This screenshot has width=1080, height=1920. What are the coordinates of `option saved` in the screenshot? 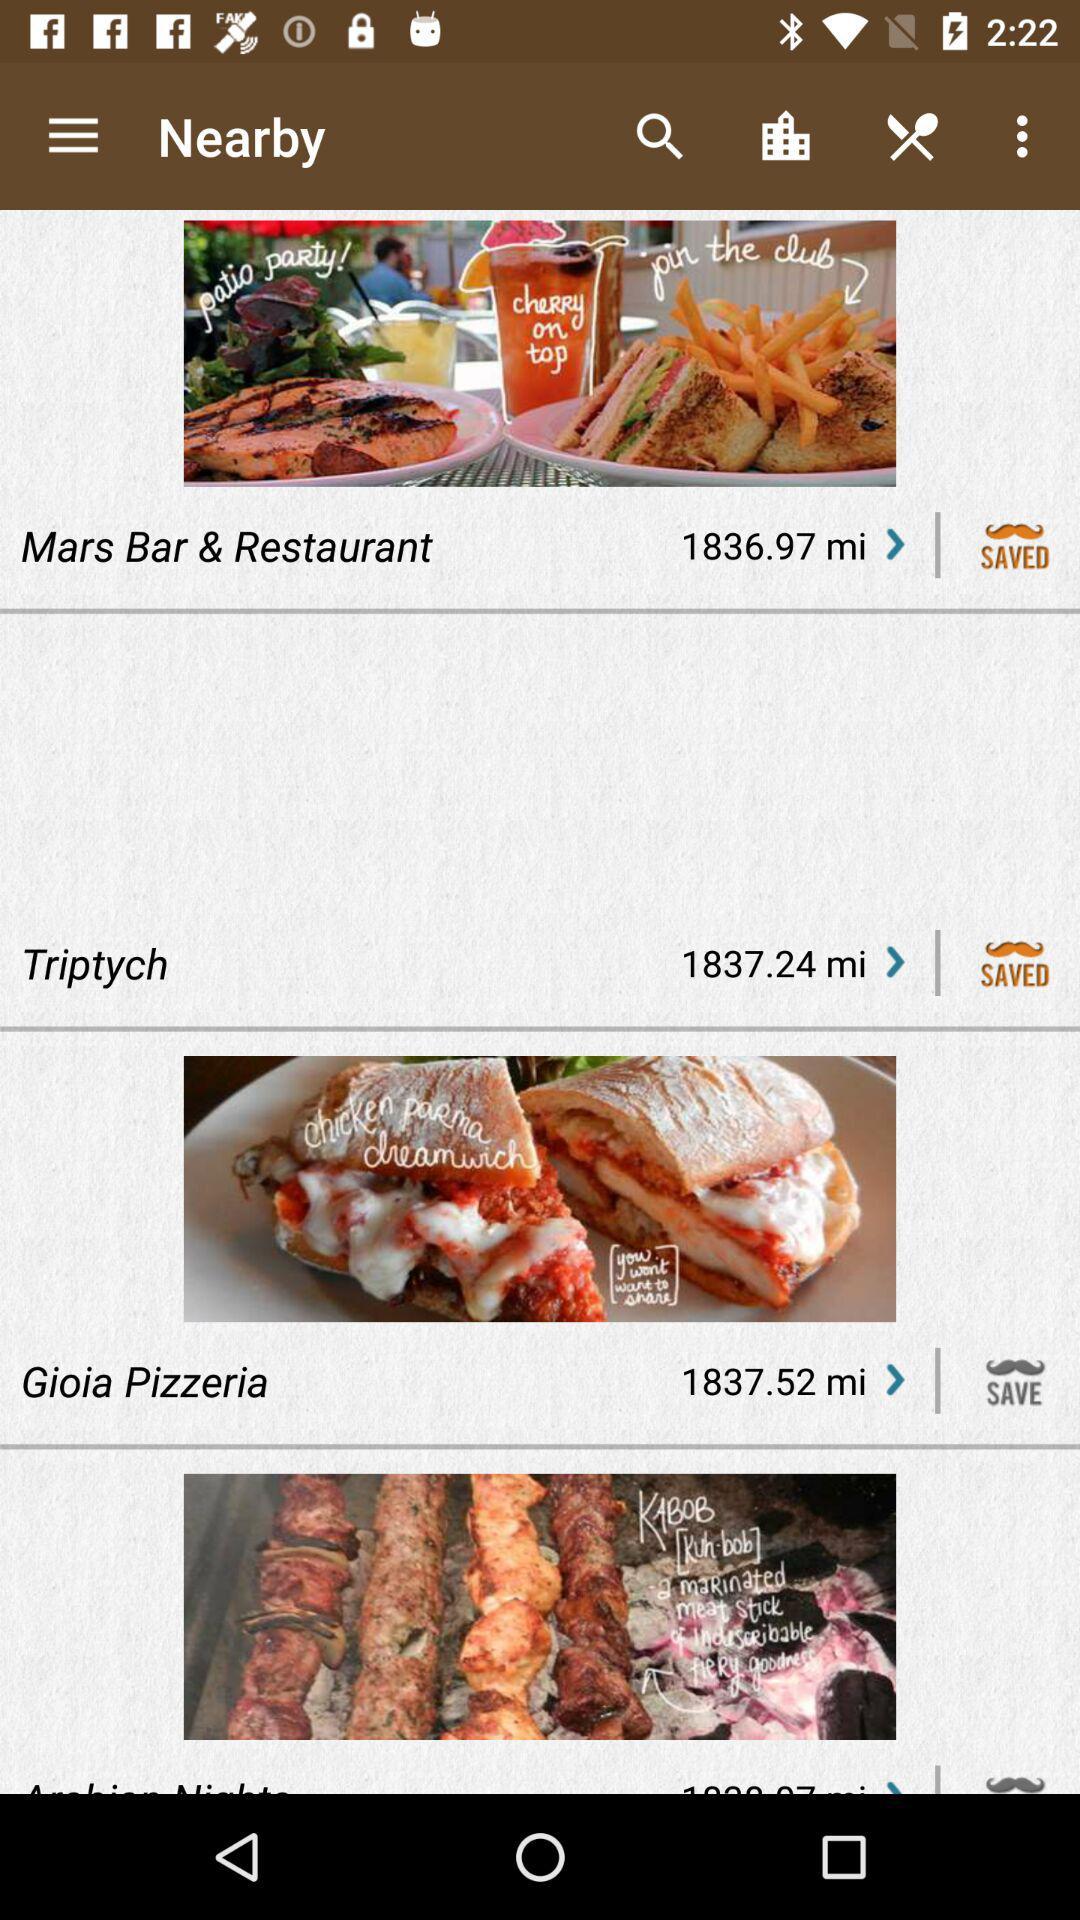 It's located at (1015, 963).